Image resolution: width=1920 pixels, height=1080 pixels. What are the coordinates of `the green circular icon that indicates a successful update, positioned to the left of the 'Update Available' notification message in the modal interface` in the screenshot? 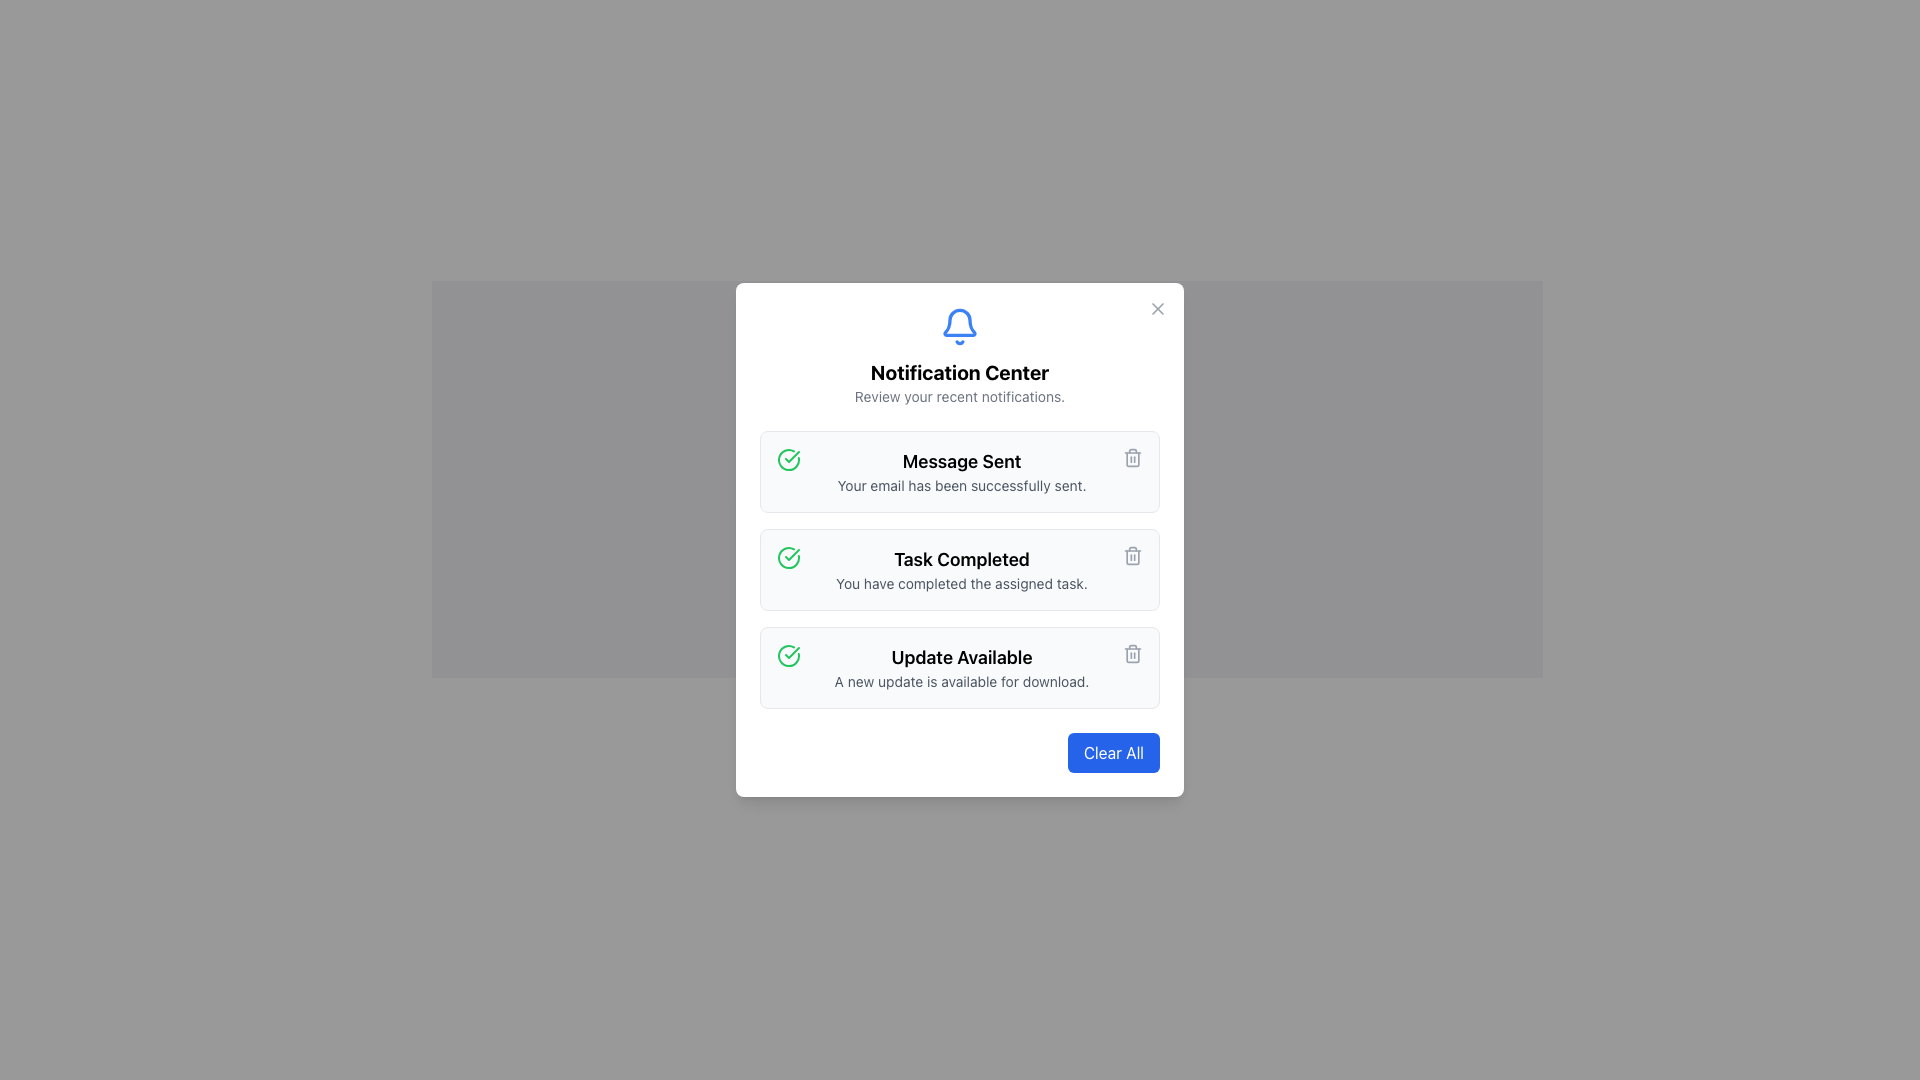 It's located at (791, 555).